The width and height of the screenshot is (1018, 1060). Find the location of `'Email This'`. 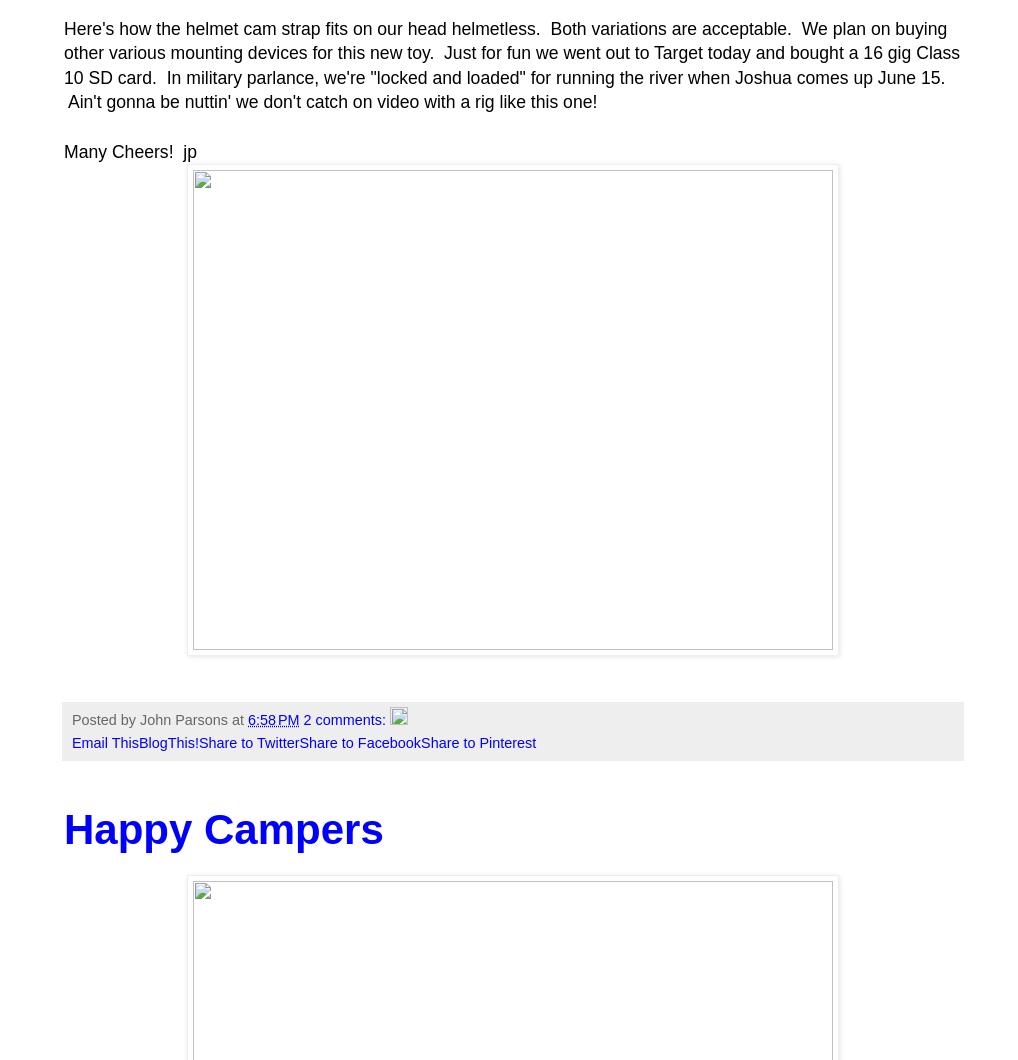

'Email This' is located at coordinates (103, 741).